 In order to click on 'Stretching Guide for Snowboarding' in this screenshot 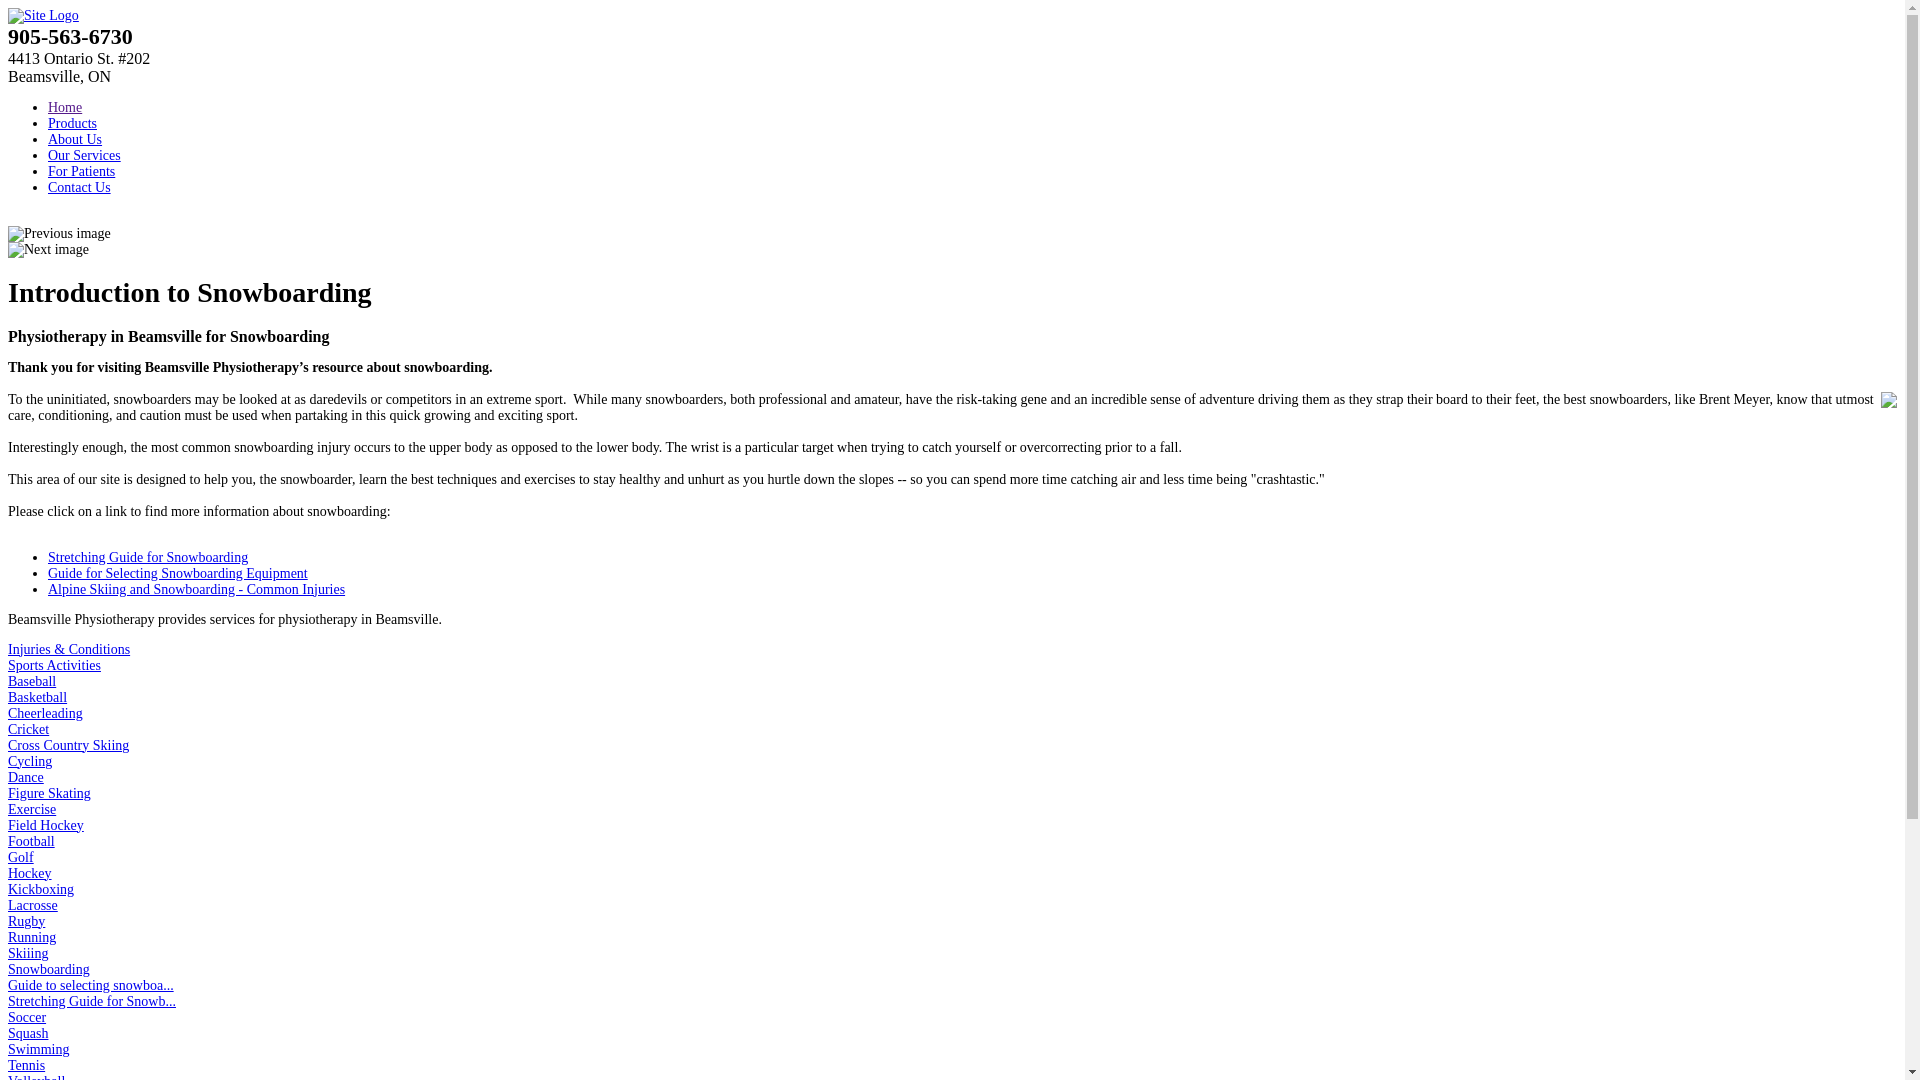, I will do `click(147, 557)`.